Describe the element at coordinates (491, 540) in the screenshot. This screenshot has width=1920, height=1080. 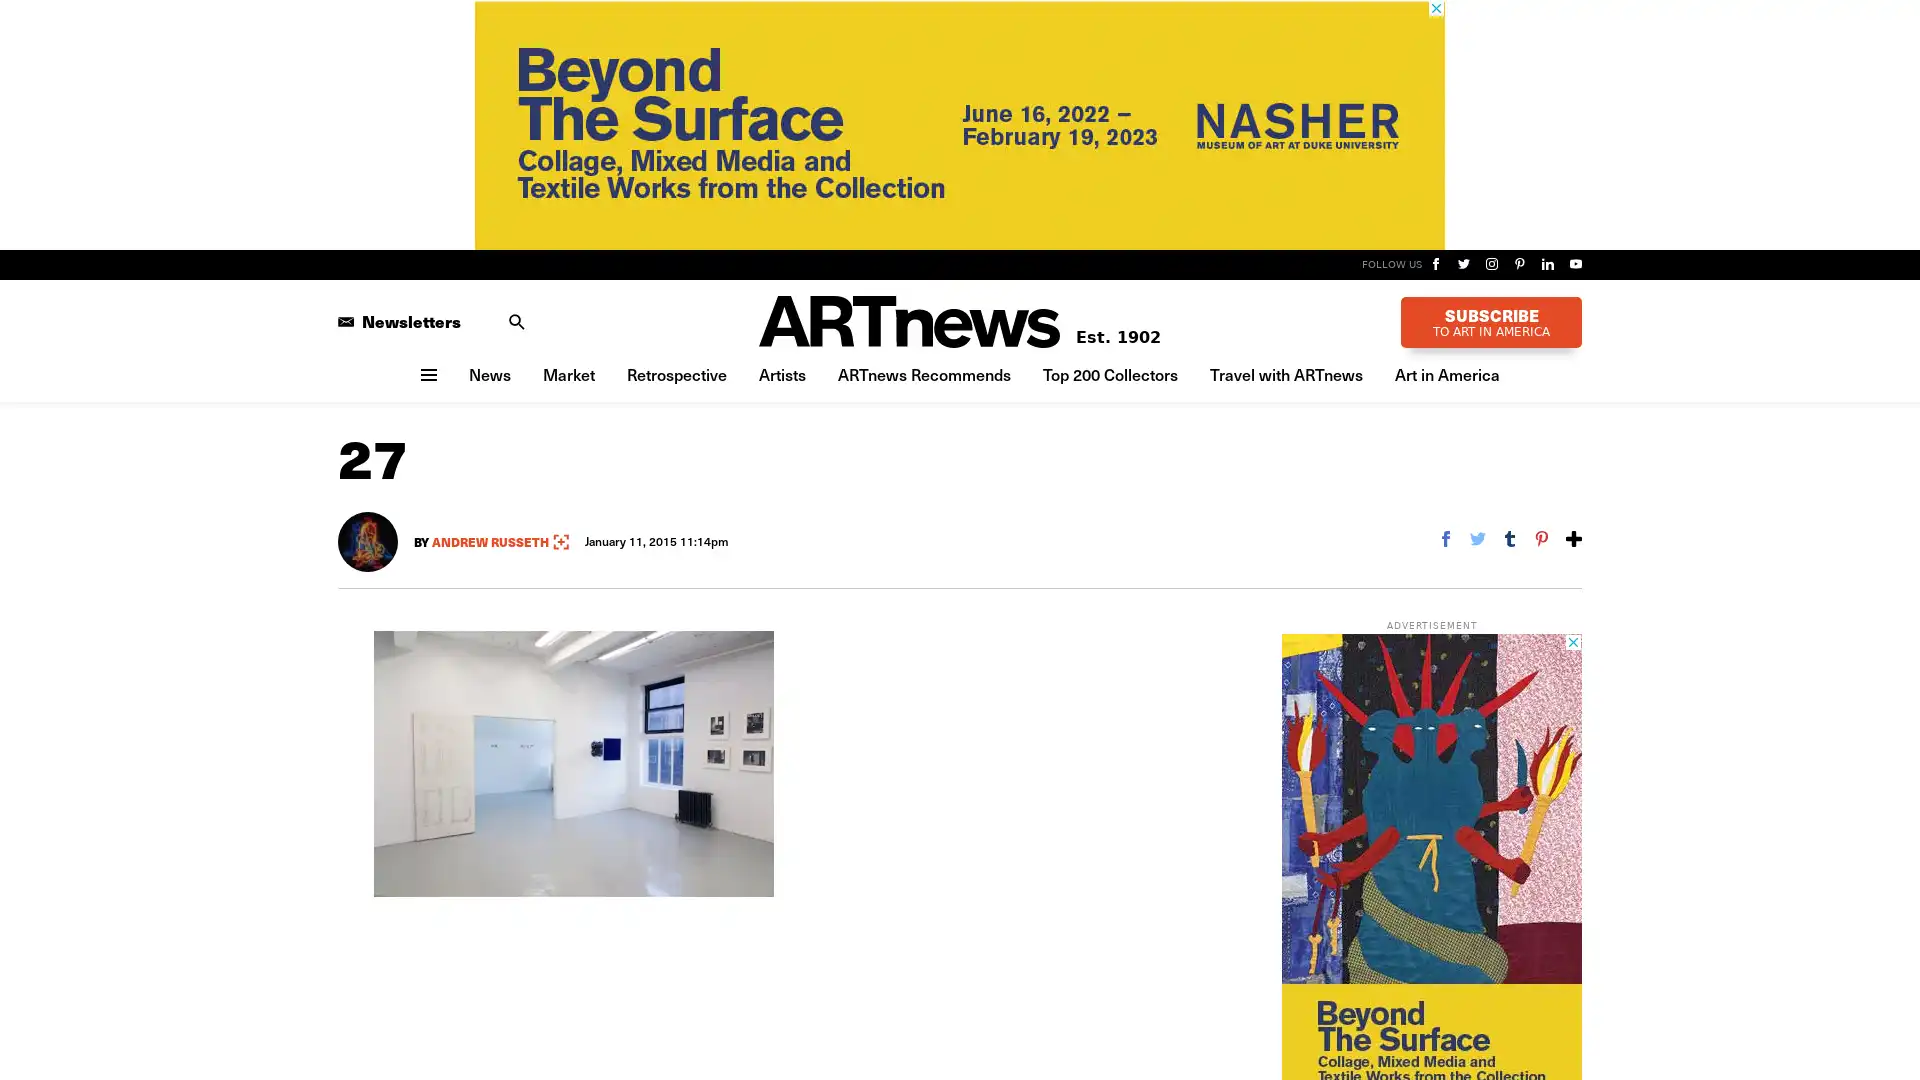
I see `BY ANDREW RUSSETH Plus Icon` at that location.